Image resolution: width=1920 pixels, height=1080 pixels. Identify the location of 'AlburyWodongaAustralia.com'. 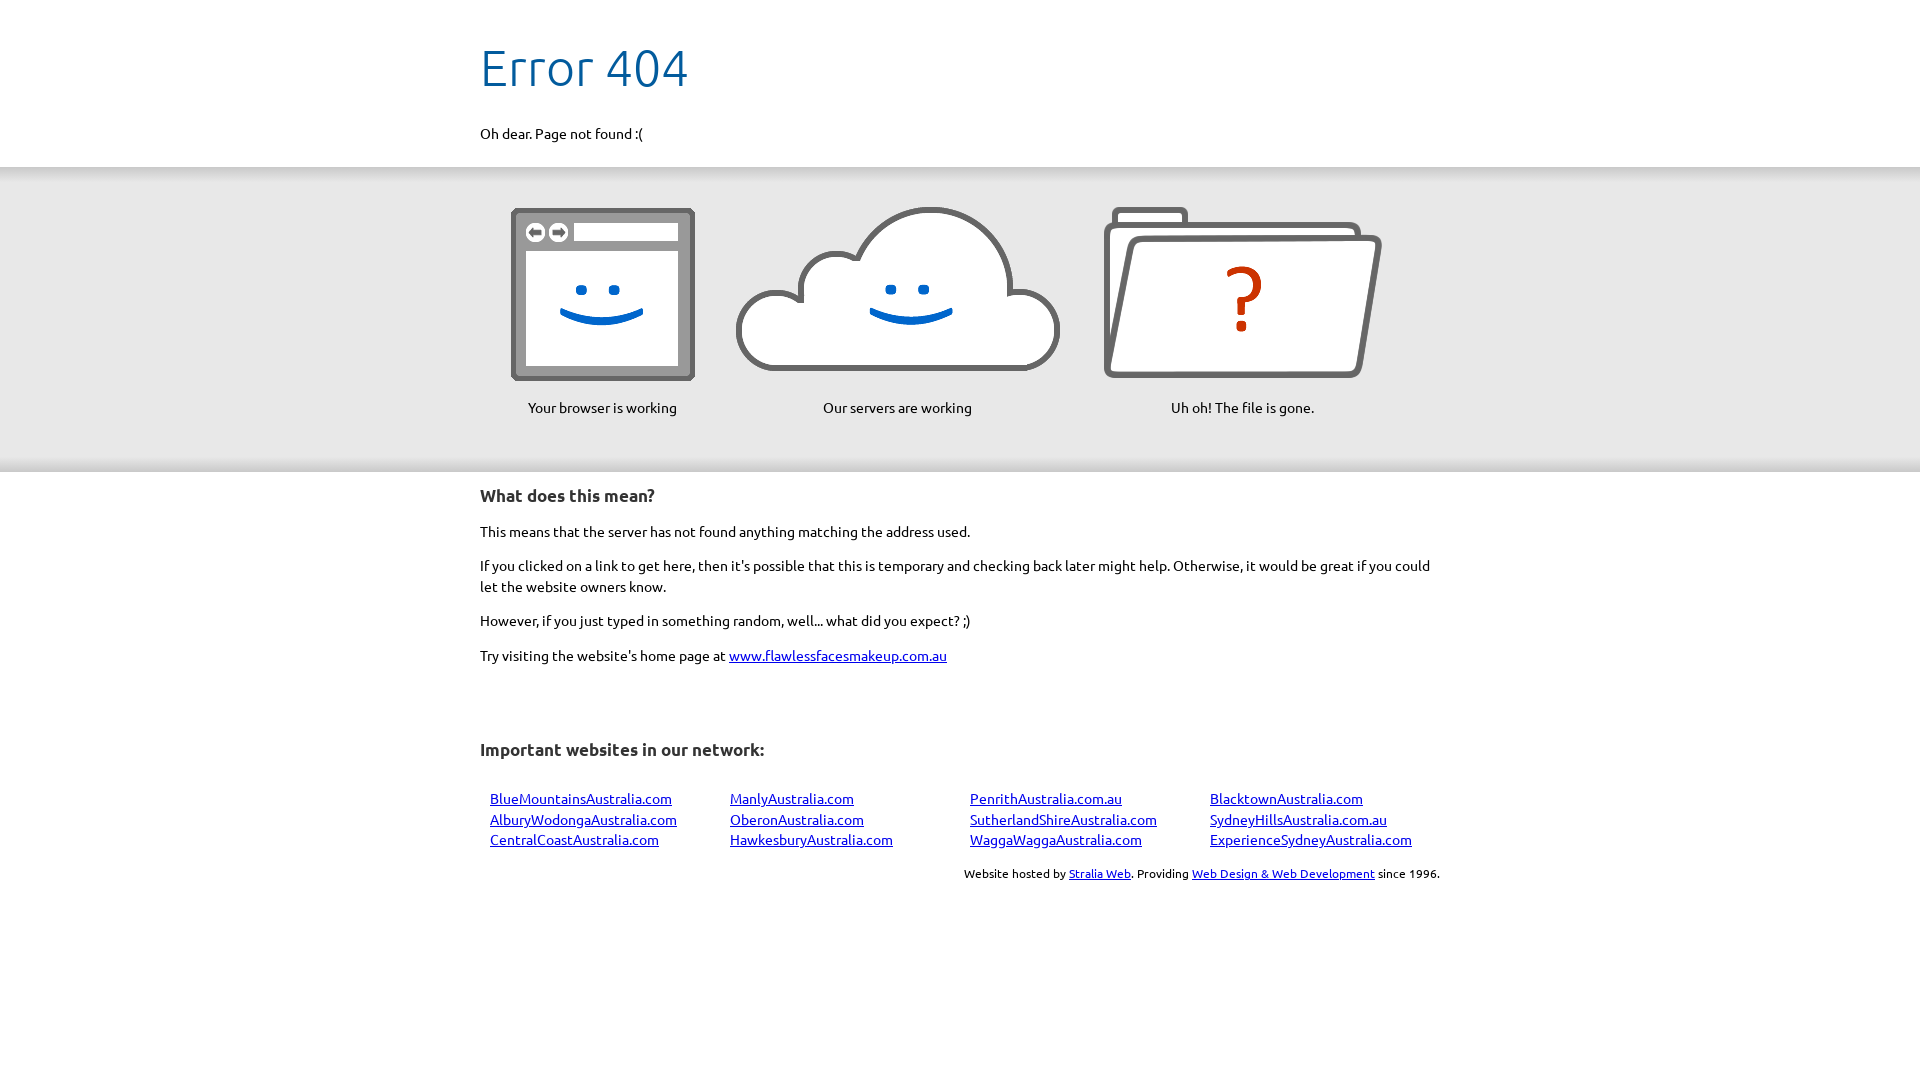
(582, 818).